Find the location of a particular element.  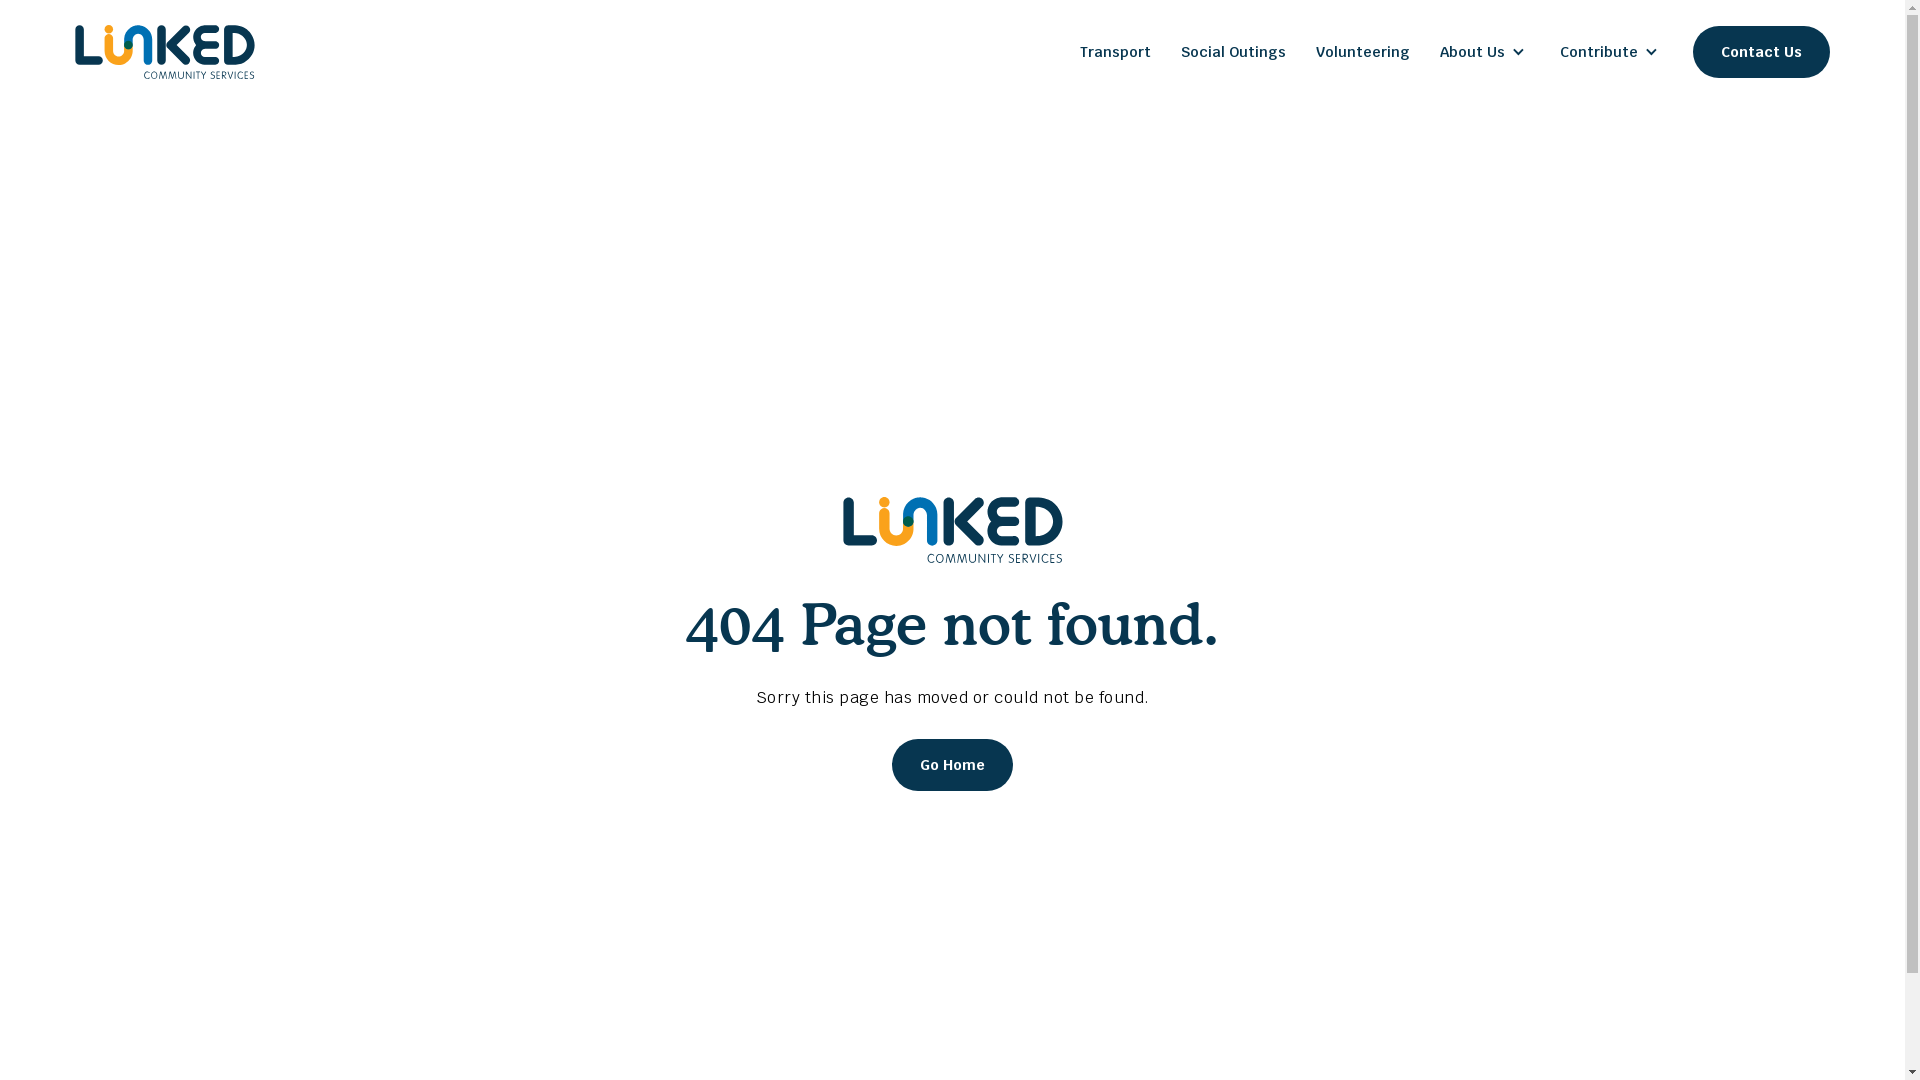

'Volunteering' is located at coordinates (1362, 50).